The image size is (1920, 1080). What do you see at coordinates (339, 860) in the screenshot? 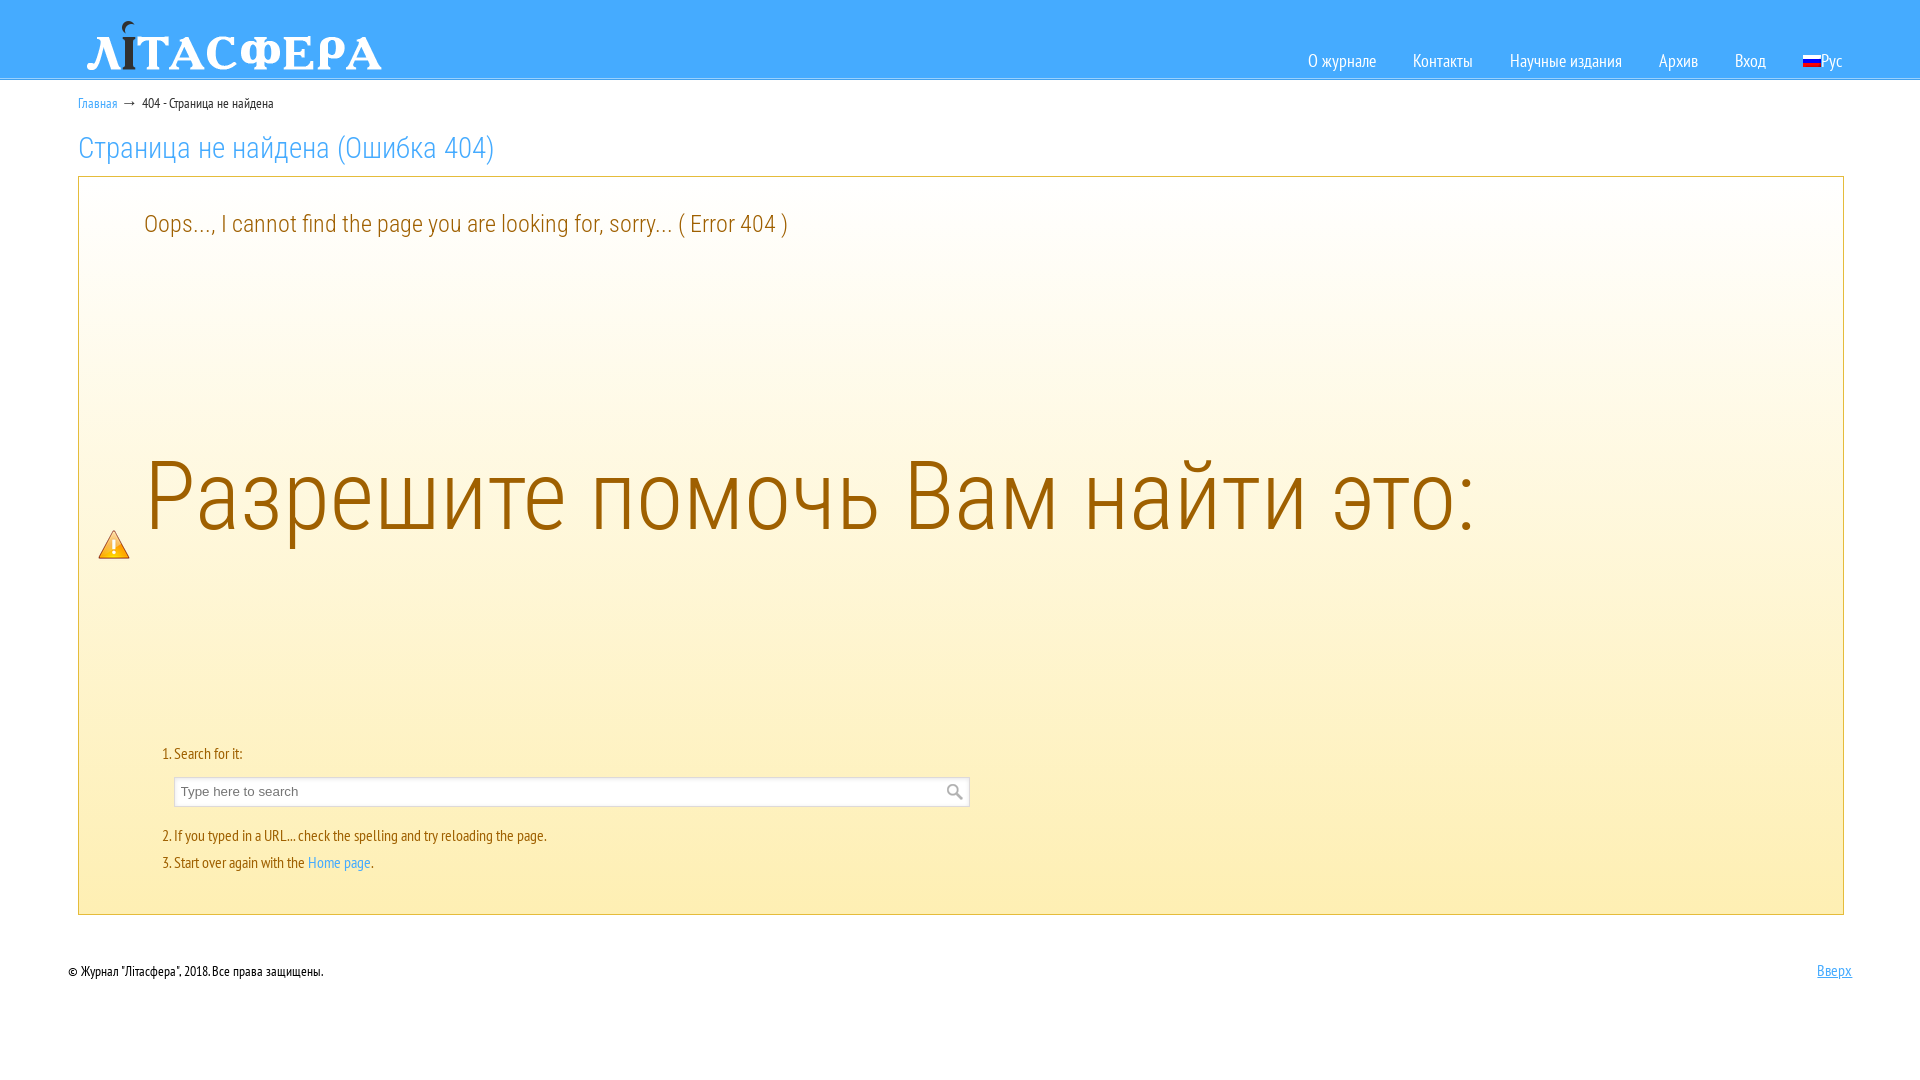
I see `'Home page'` at bounding box center [339, 860].